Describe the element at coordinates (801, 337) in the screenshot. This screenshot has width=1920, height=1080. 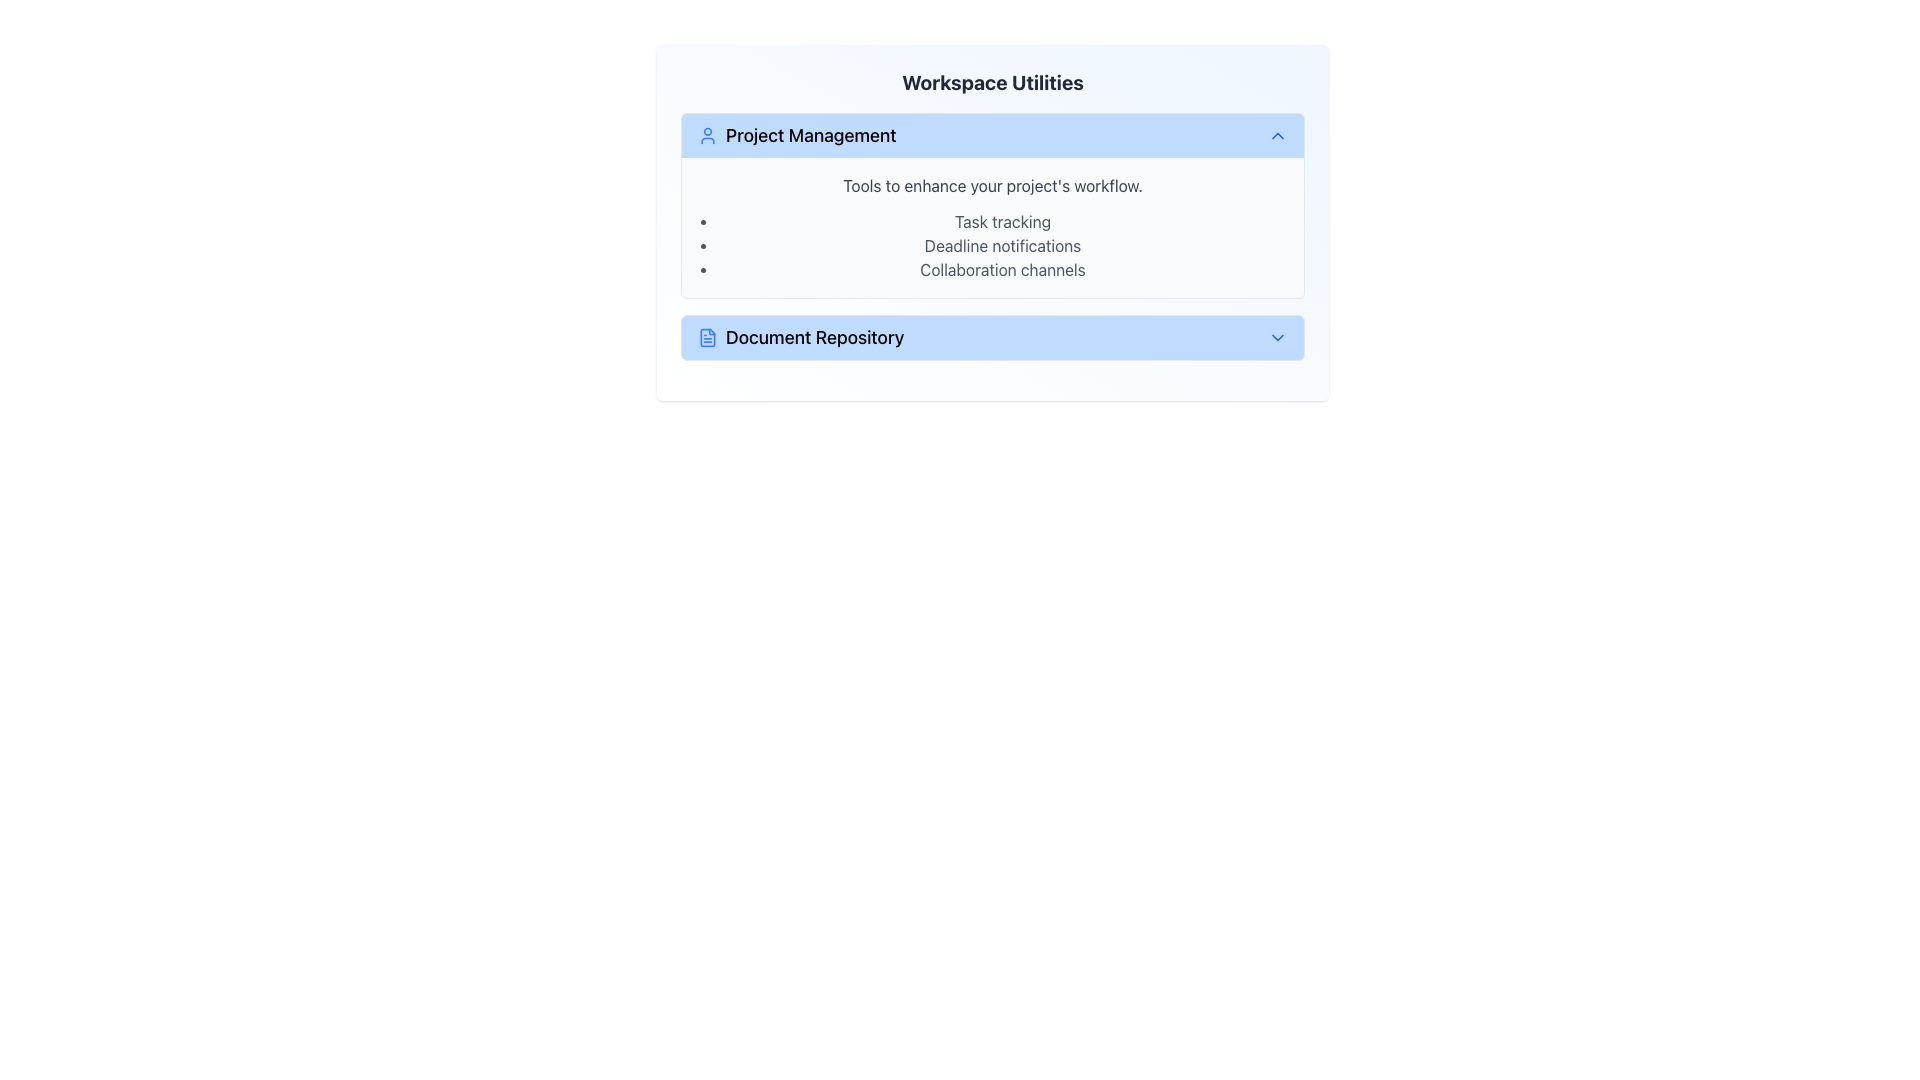
I see `the leftmost label with an icon in the light blue bar at the bottom of the 'Workspace Utilities' section` at that location.